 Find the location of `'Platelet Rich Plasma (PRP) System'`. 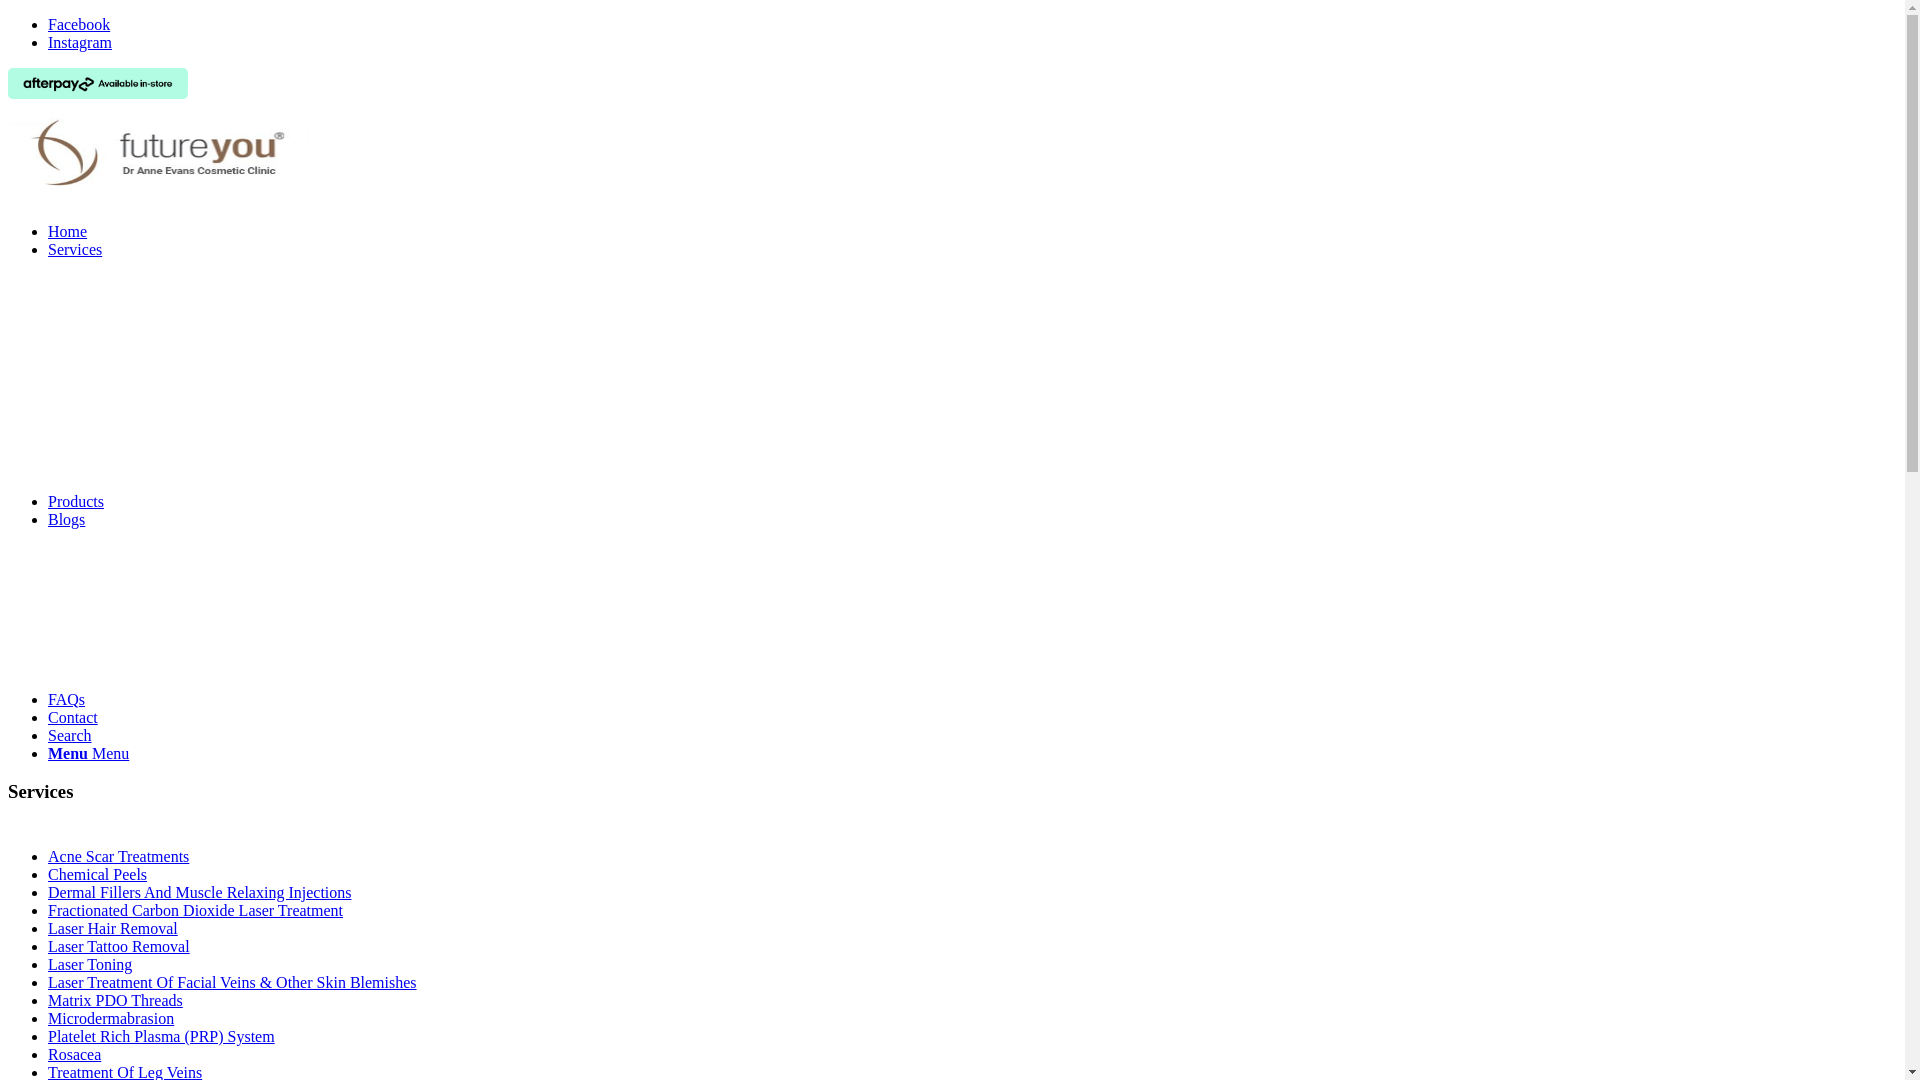

'Platelet Rich Plasma (PRP) System' is located at coordinates (161, 1035).